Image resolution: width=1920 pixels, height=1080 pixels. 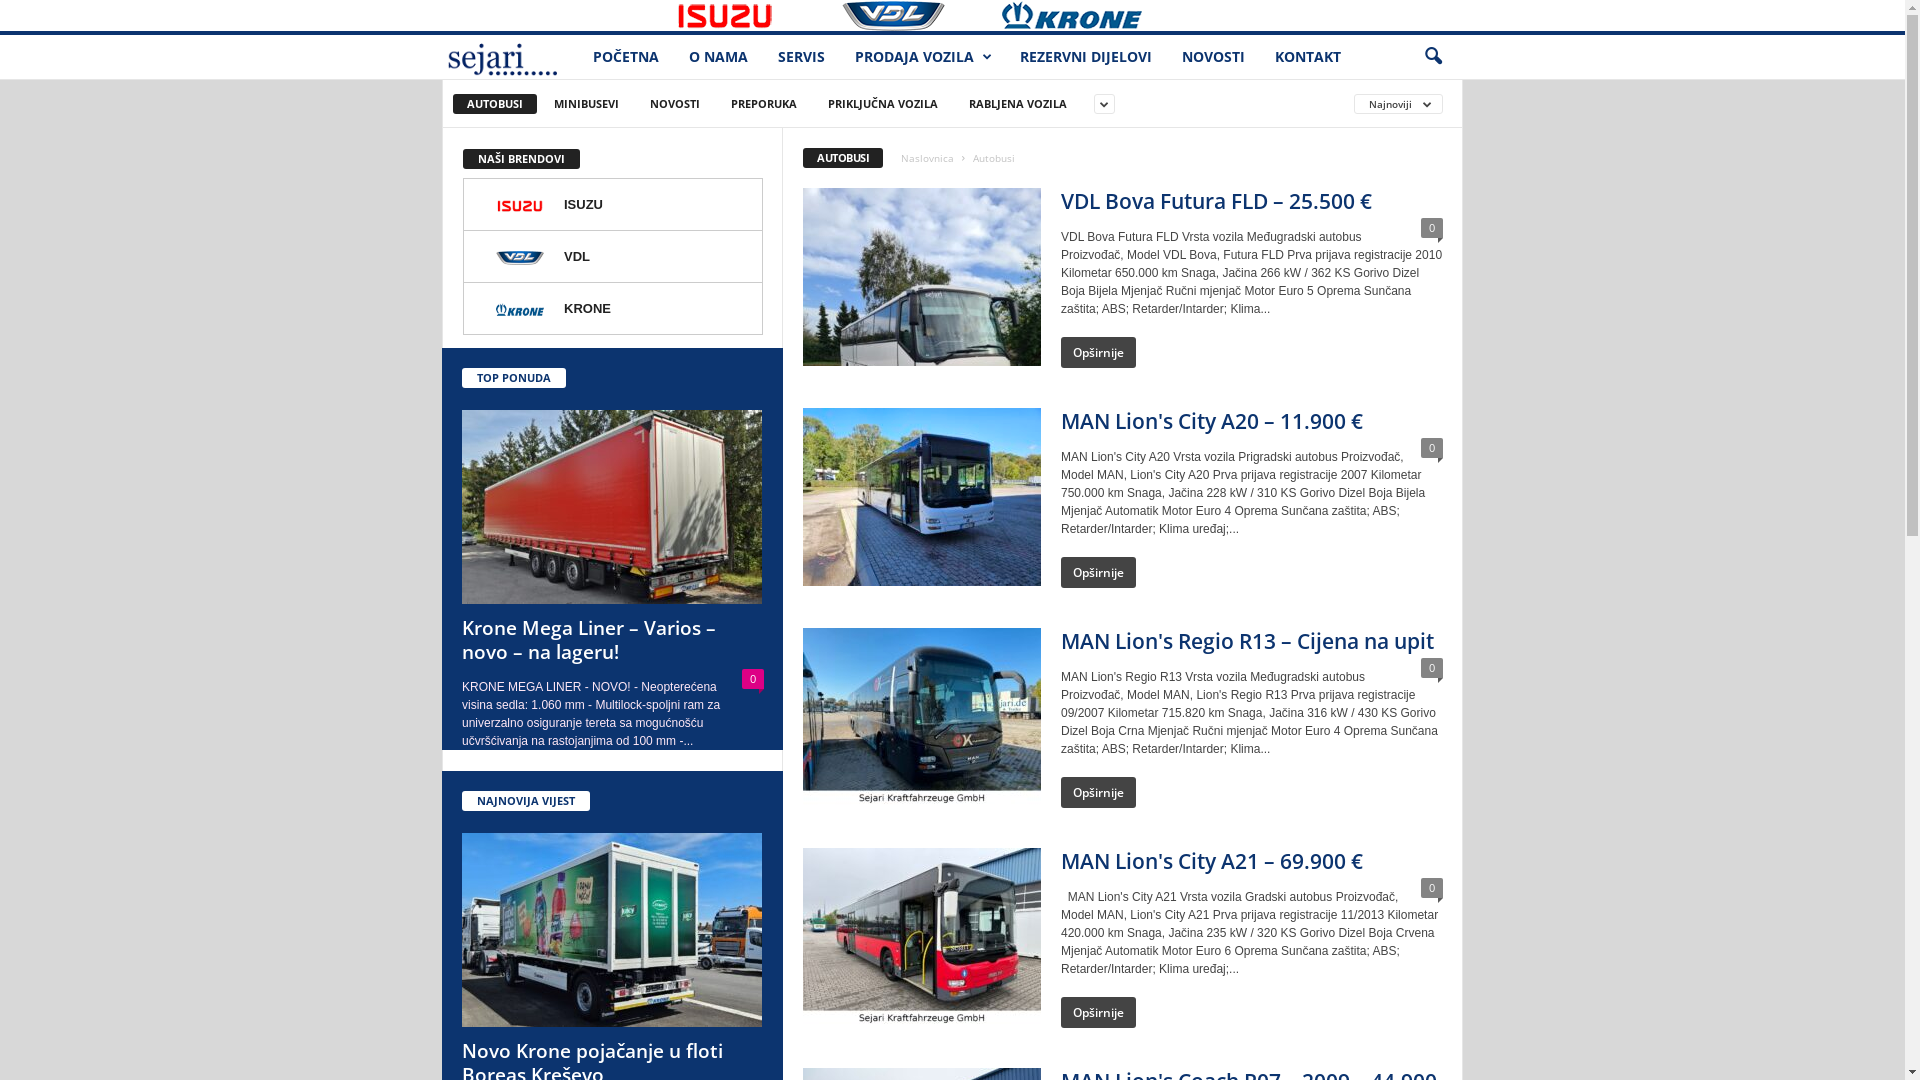 I want to click on 'Naslovnica', so click(x=926, y=157).